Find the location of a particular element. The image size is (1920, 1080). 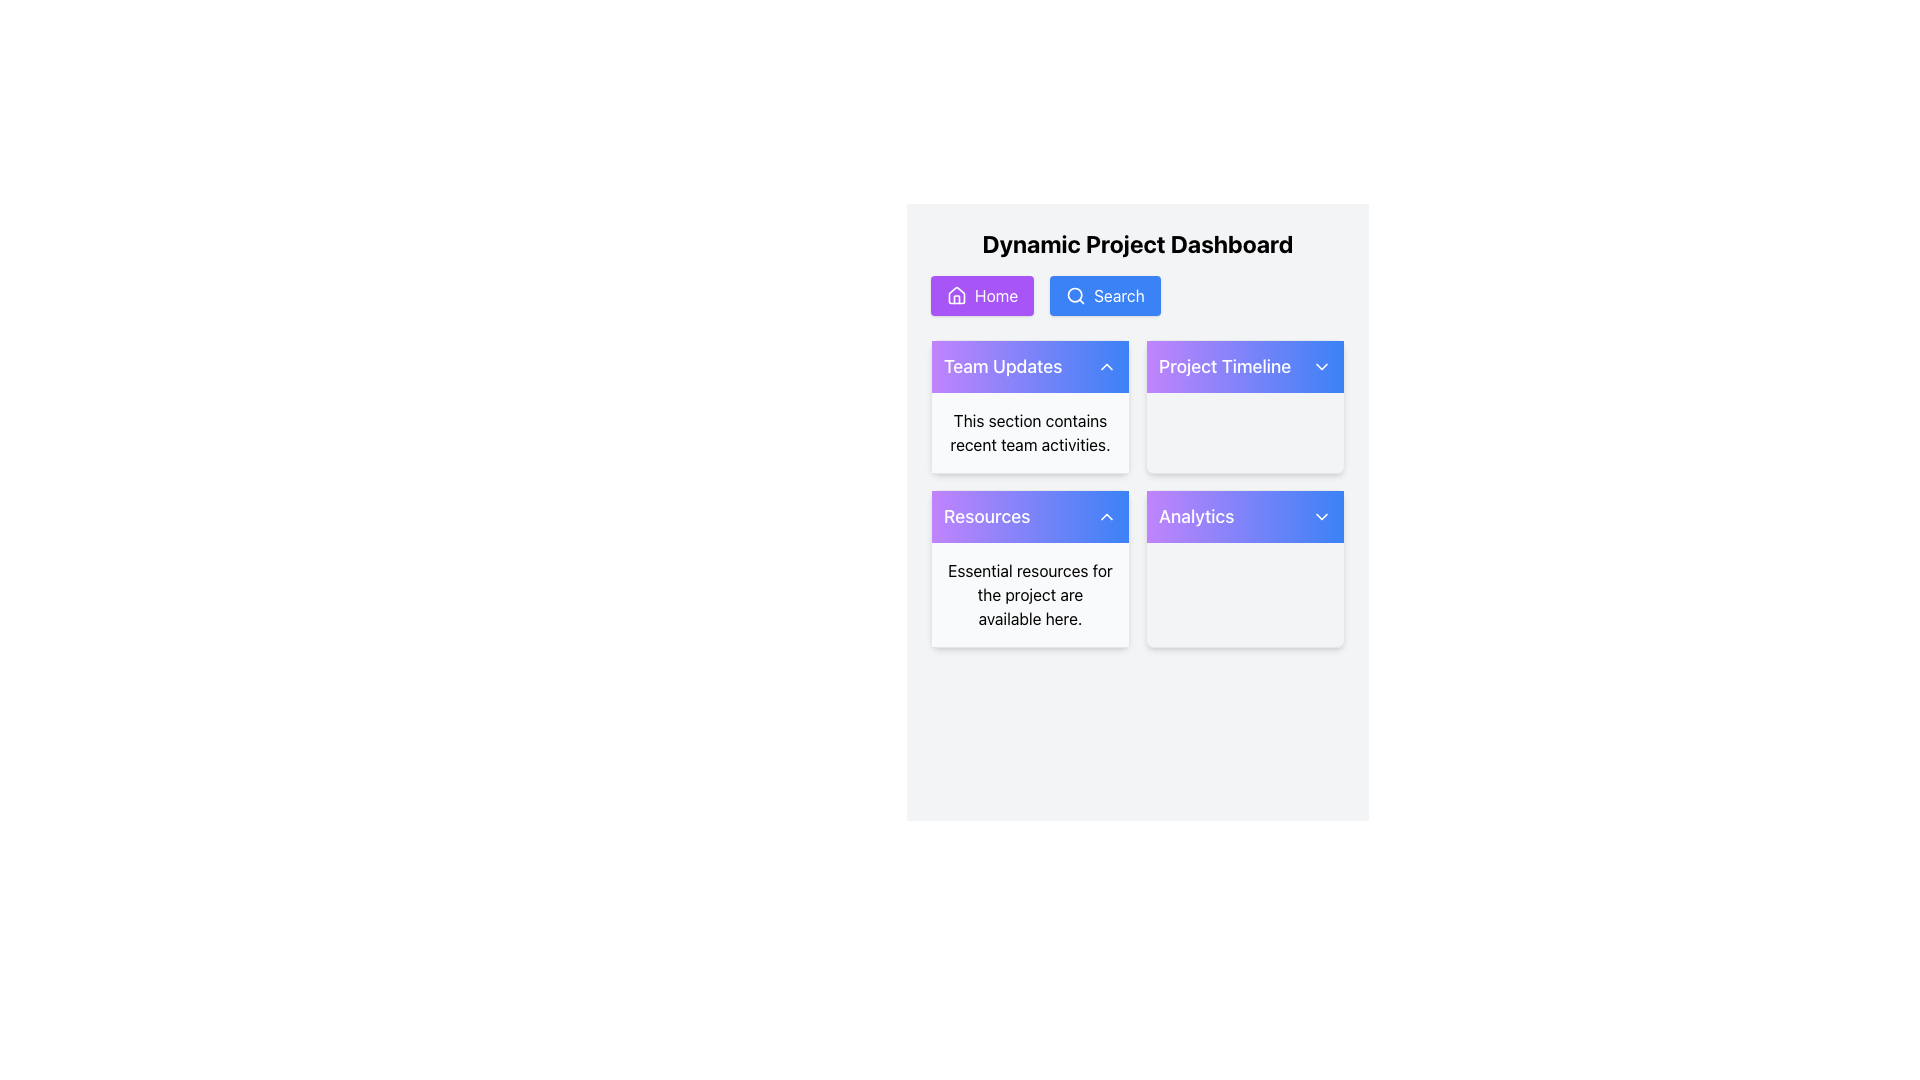

the upward-pointing chevron icon in the header of the 'Team Updates' card is located at coordinates (1106, 366).